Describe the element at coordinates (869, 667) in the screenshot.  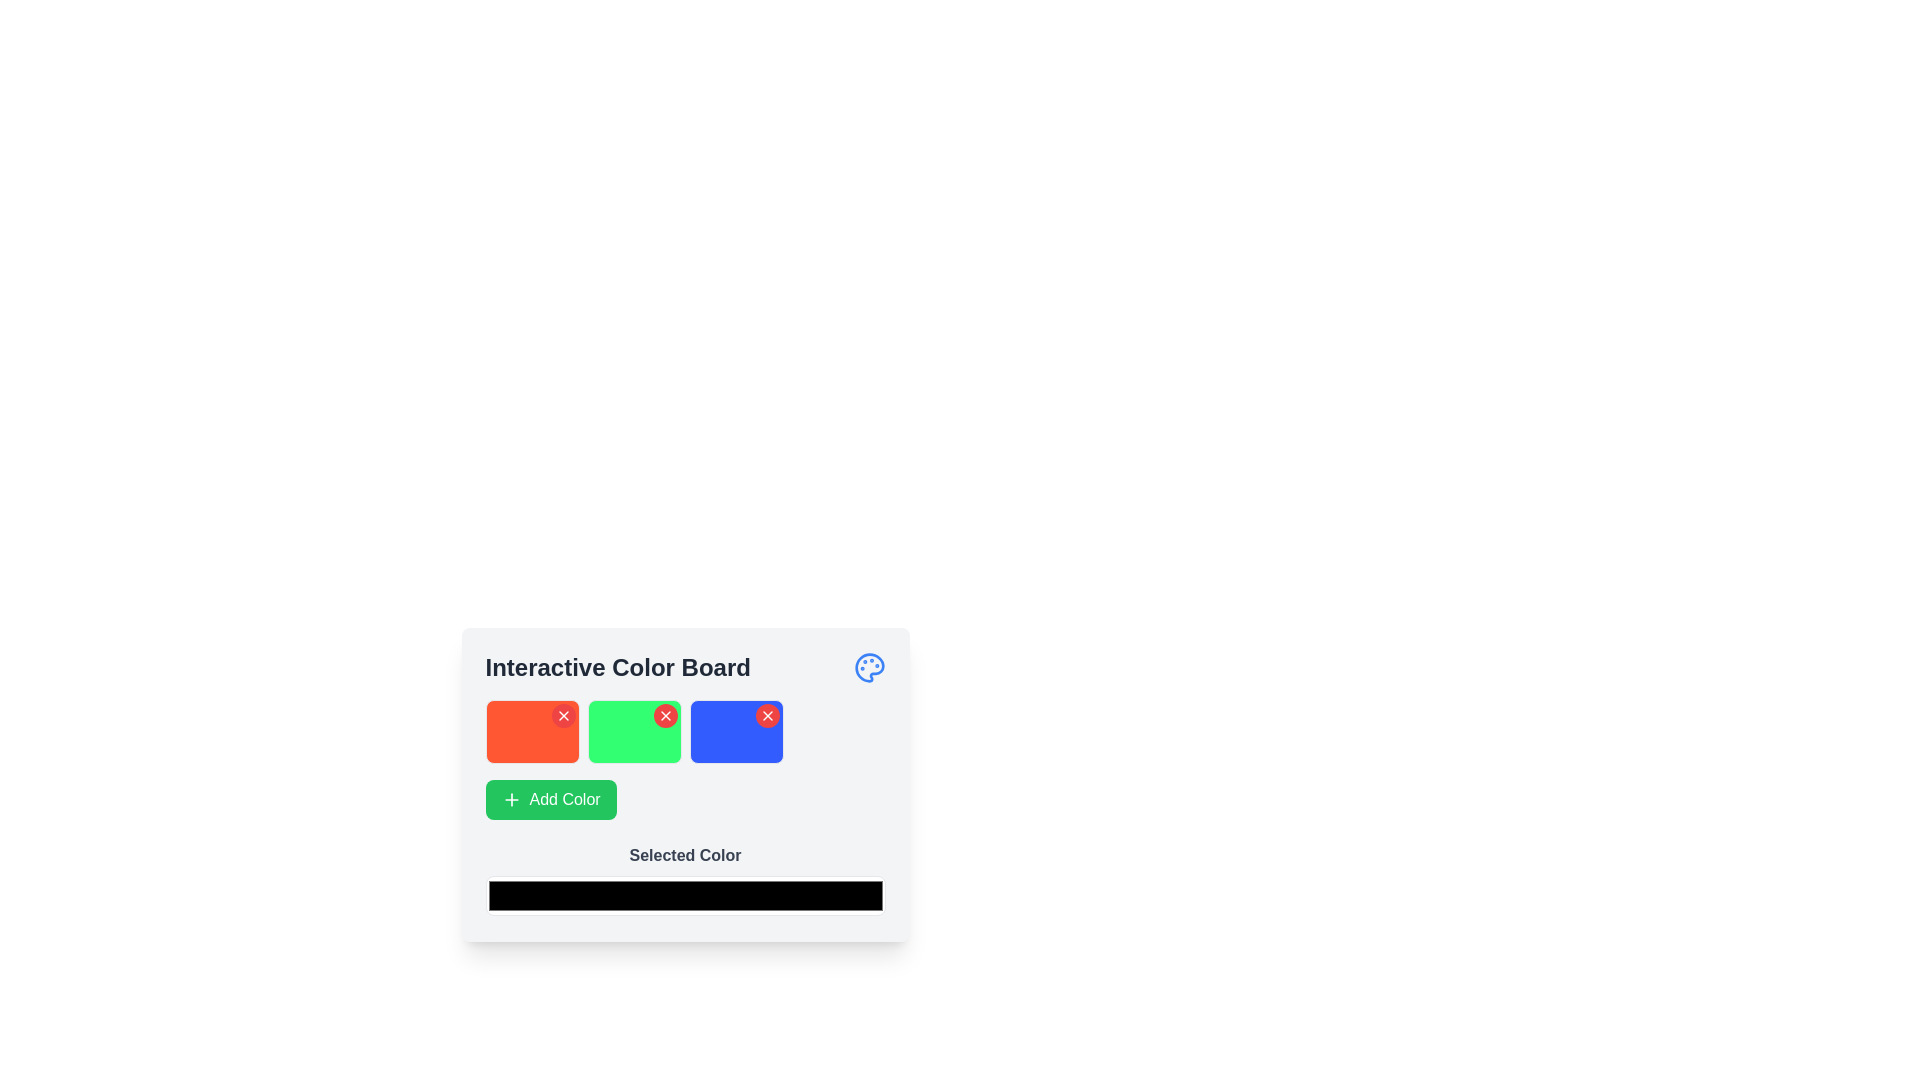
I see `the decorative icon associated with the 'Interactive Color Board' located at the top-right corner of the header` at that location.